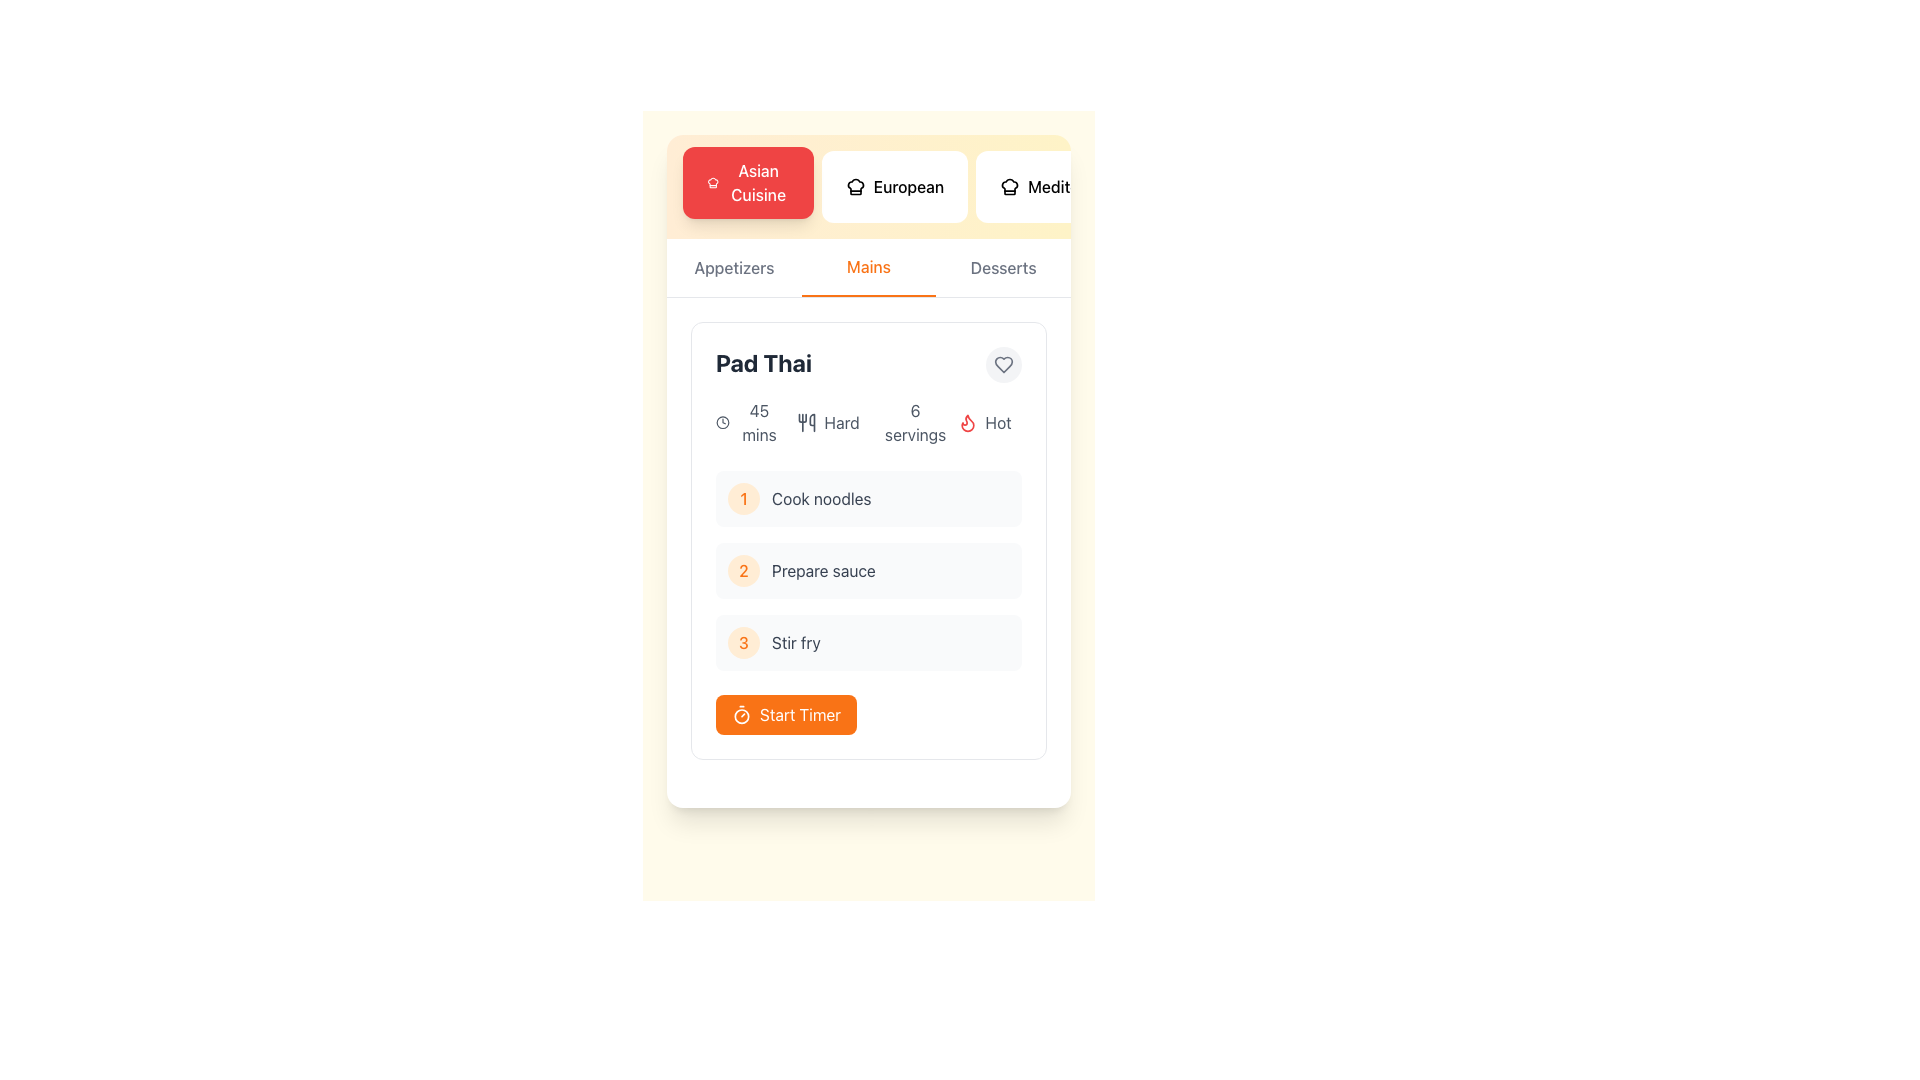 This screenshot has width=1920, height=1080. I want to click on the text label displaying 'Hard', which is styled in gray and is the third element in a horizontal stack of recipe details, following a cutlery icon, so click(841, 422).